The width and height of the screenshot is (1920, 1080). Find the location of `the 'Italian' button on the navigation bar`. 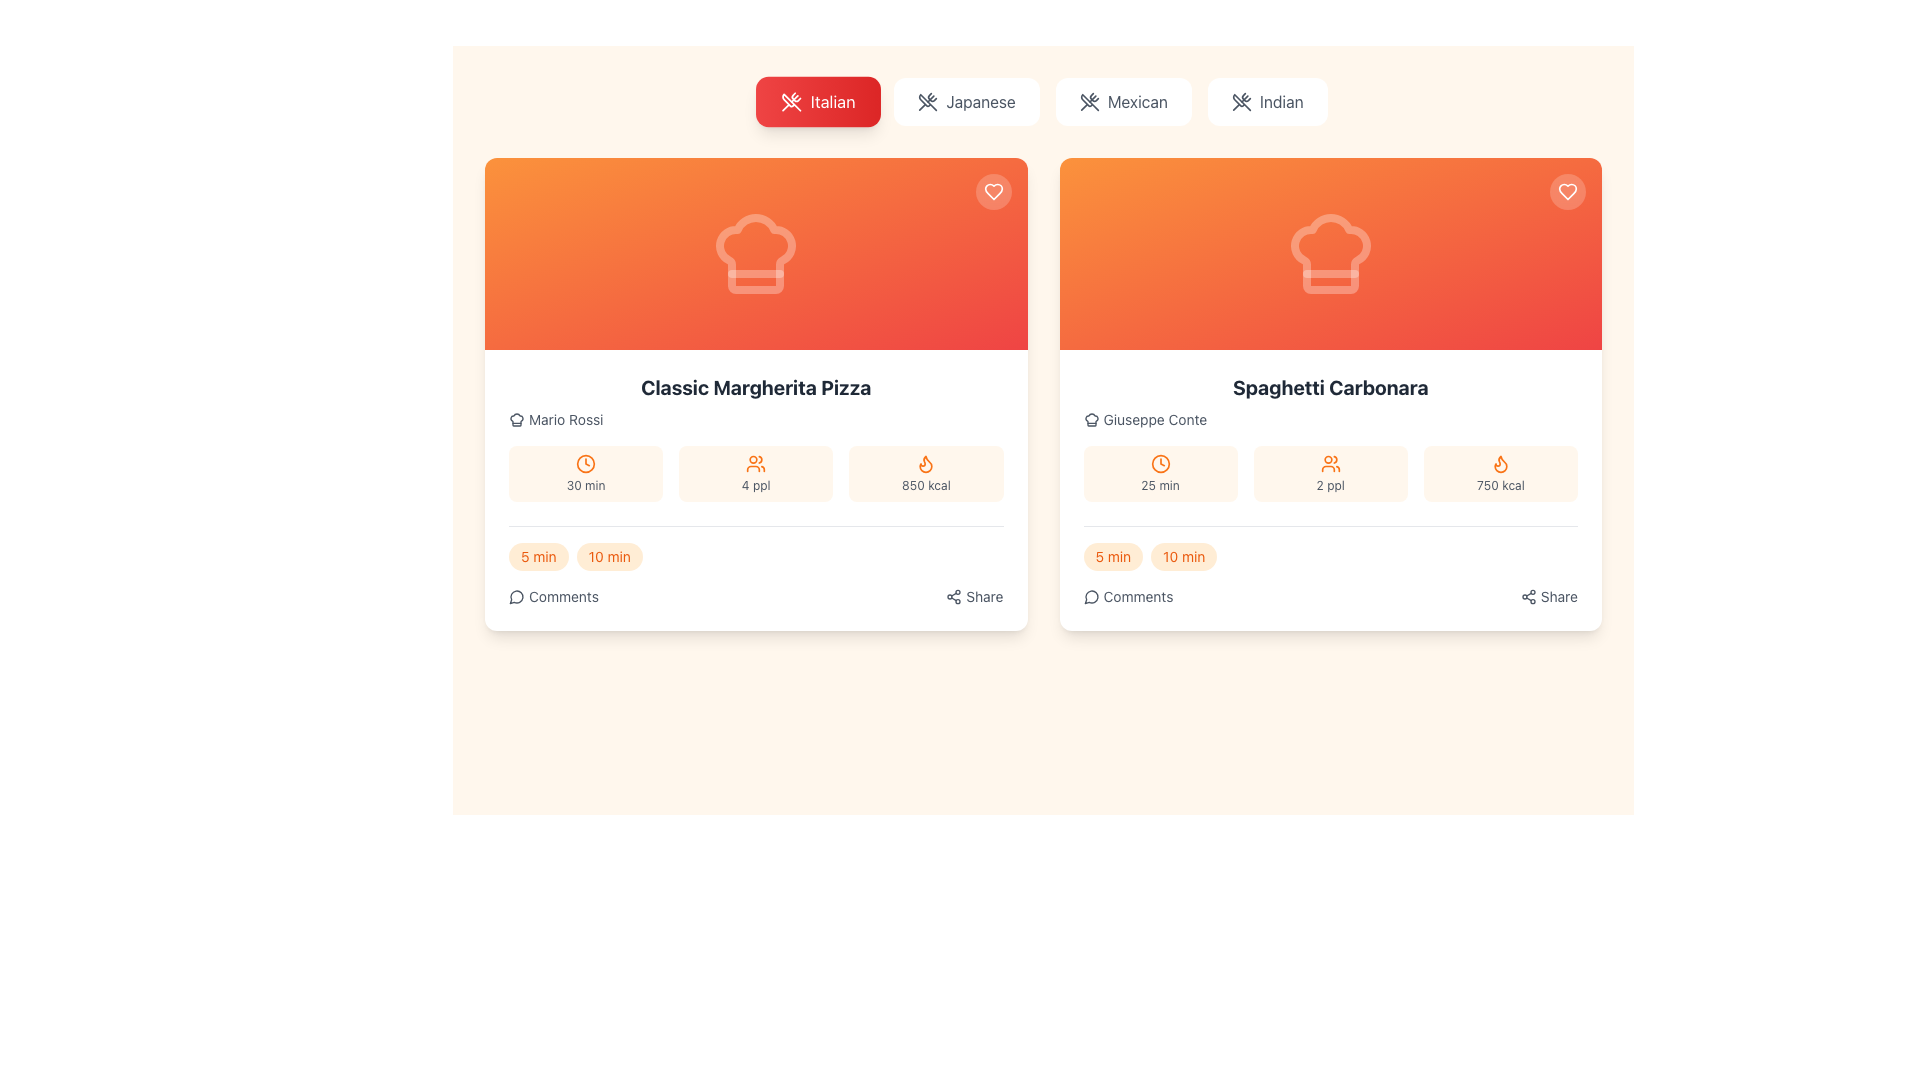

the 'Italian' button on the navigation bar is located at coordinates (1042, 101).